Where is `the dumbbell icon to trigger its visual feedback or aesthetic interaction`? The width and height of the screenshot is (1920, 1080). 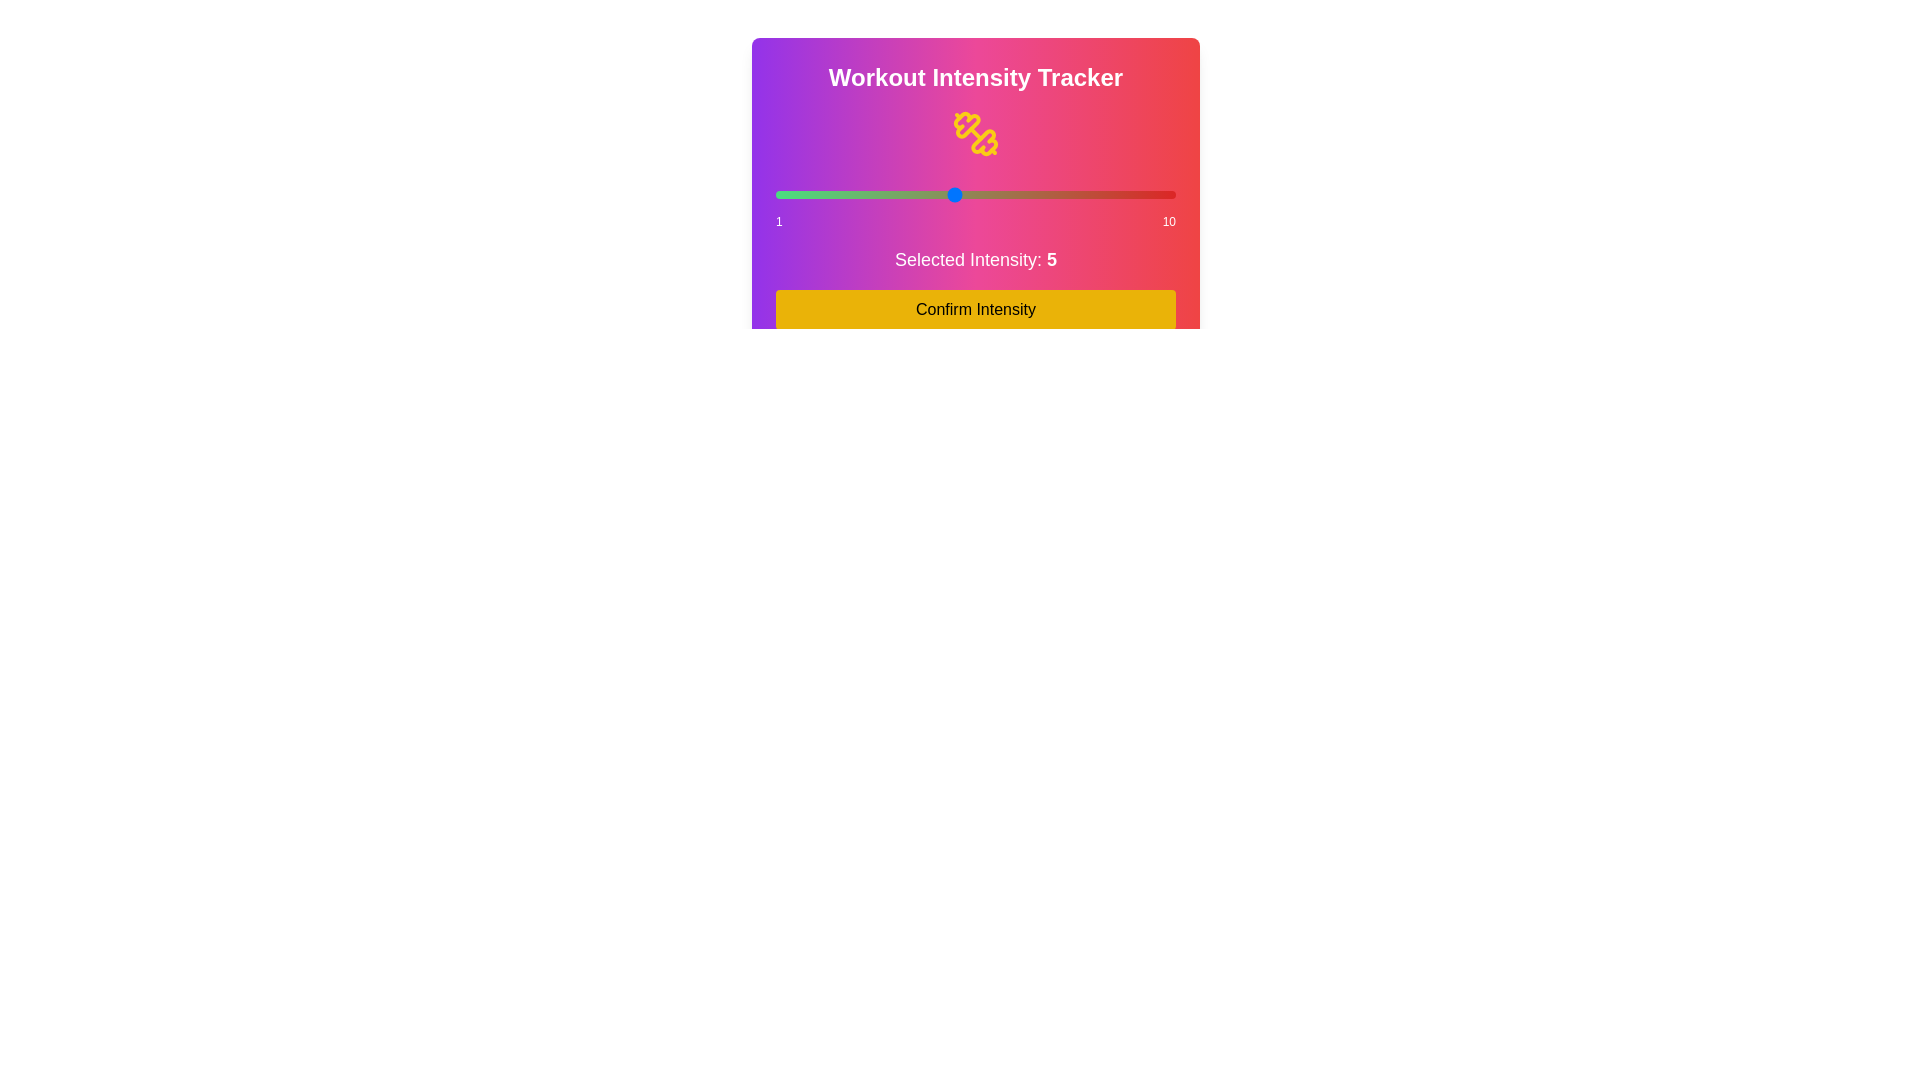 the dumbbell icon to trigger its visual feedback or aesthetic interaction is located at coordinates (975, 134).